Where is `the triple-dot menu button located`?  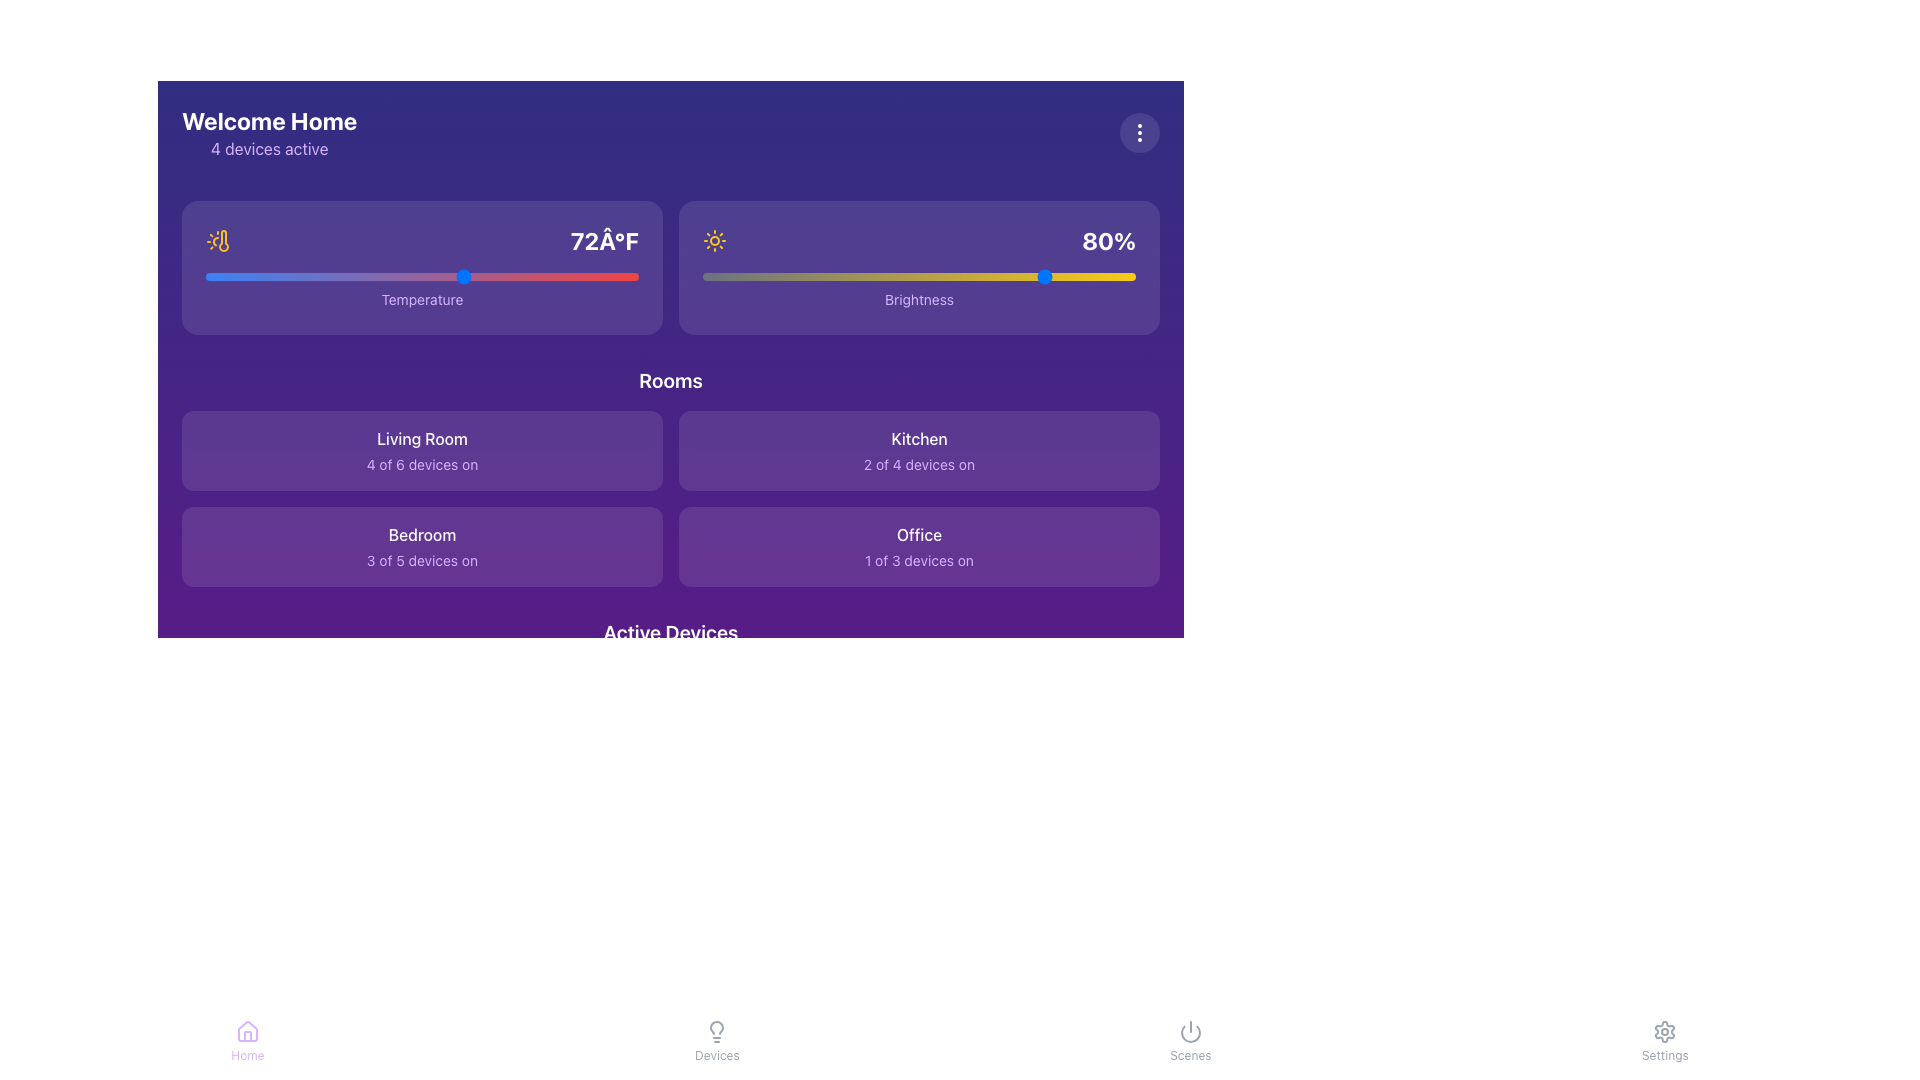 the triple-dot menu button located is located at coordinates (1140, 132).